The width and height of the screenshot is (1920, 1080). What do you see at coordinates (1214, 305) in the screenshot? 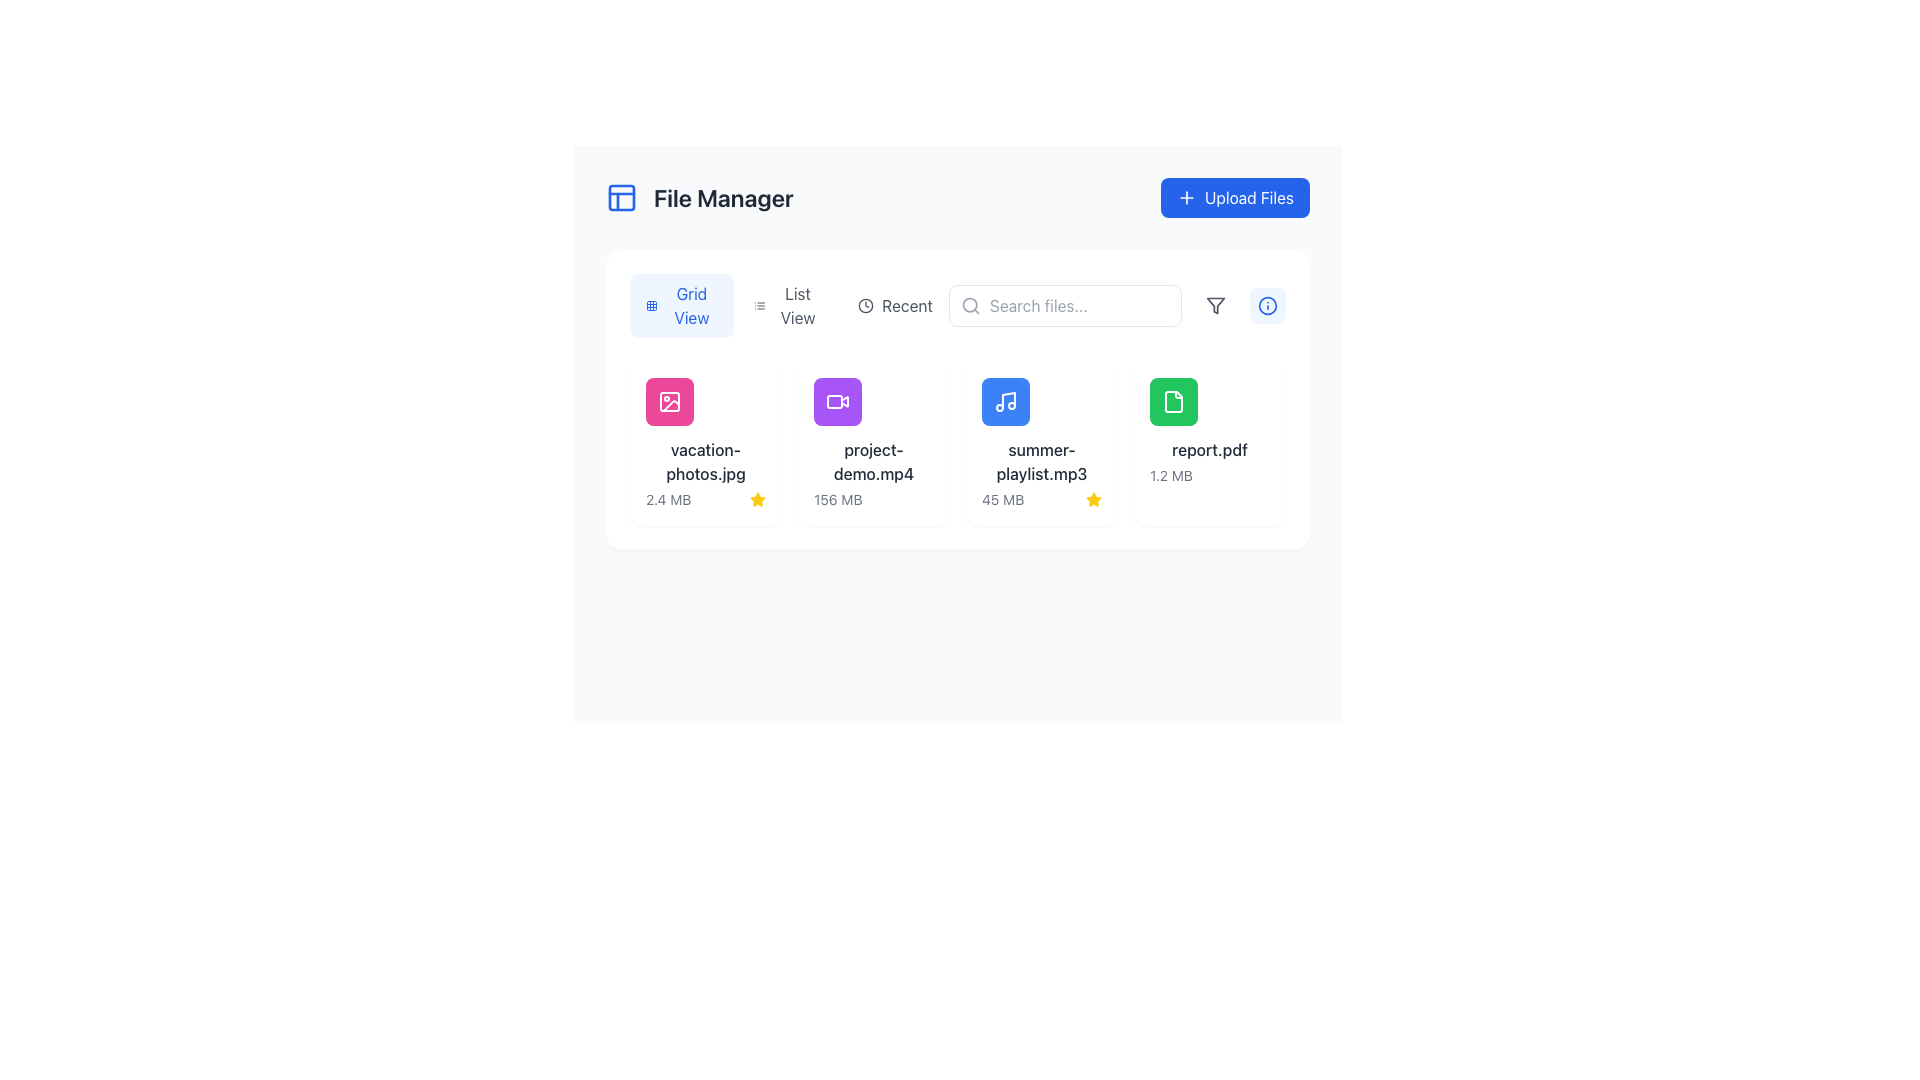
I see `the downward-pointing funnel-shaped filter icon located in the toolbar at the top of the interface` at bounding box center [1214, 305].